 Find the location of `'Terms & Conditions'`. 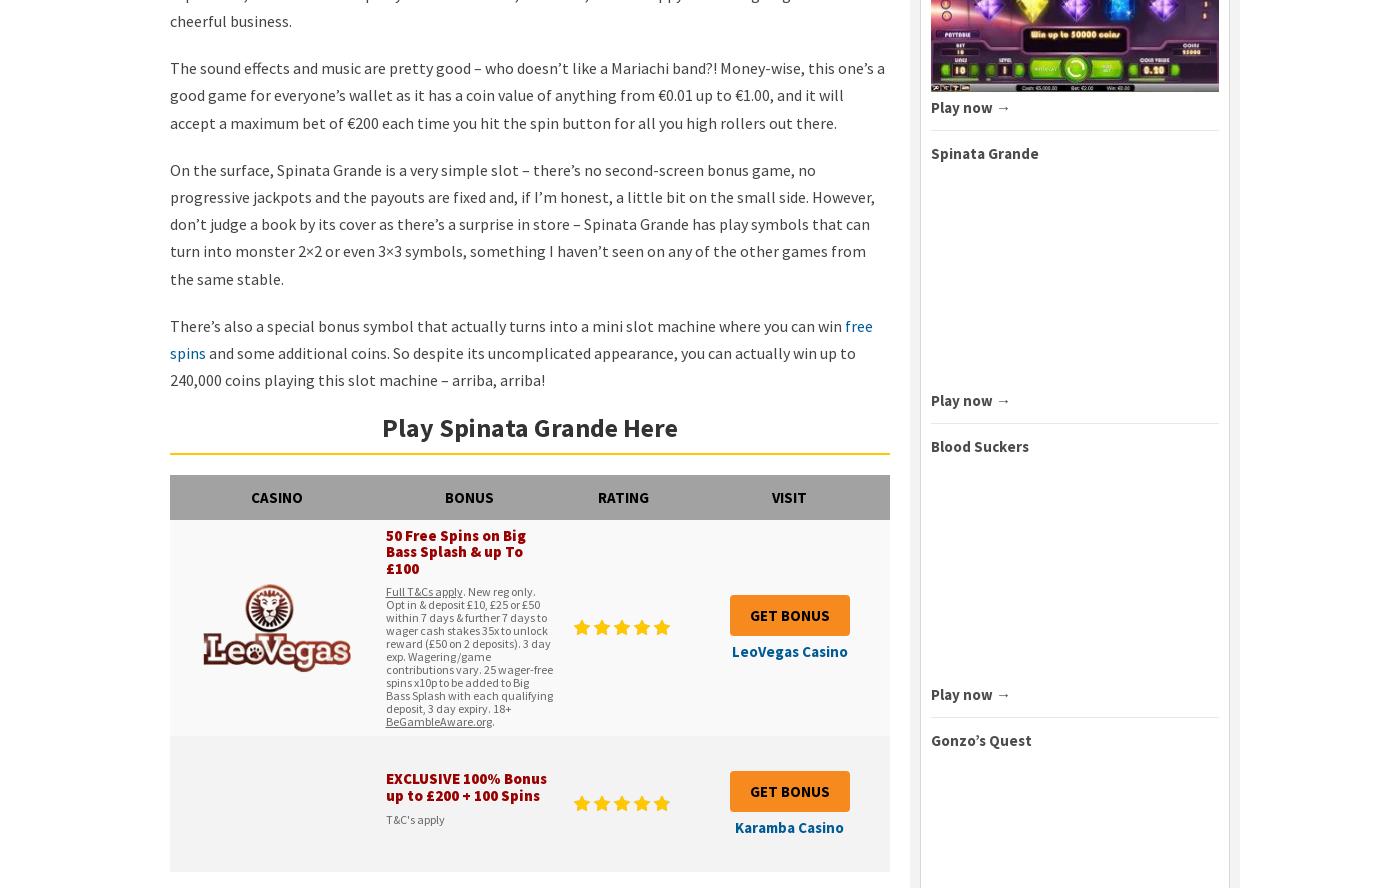

'Terms & Conditions' is located at coordinates (398, 864).